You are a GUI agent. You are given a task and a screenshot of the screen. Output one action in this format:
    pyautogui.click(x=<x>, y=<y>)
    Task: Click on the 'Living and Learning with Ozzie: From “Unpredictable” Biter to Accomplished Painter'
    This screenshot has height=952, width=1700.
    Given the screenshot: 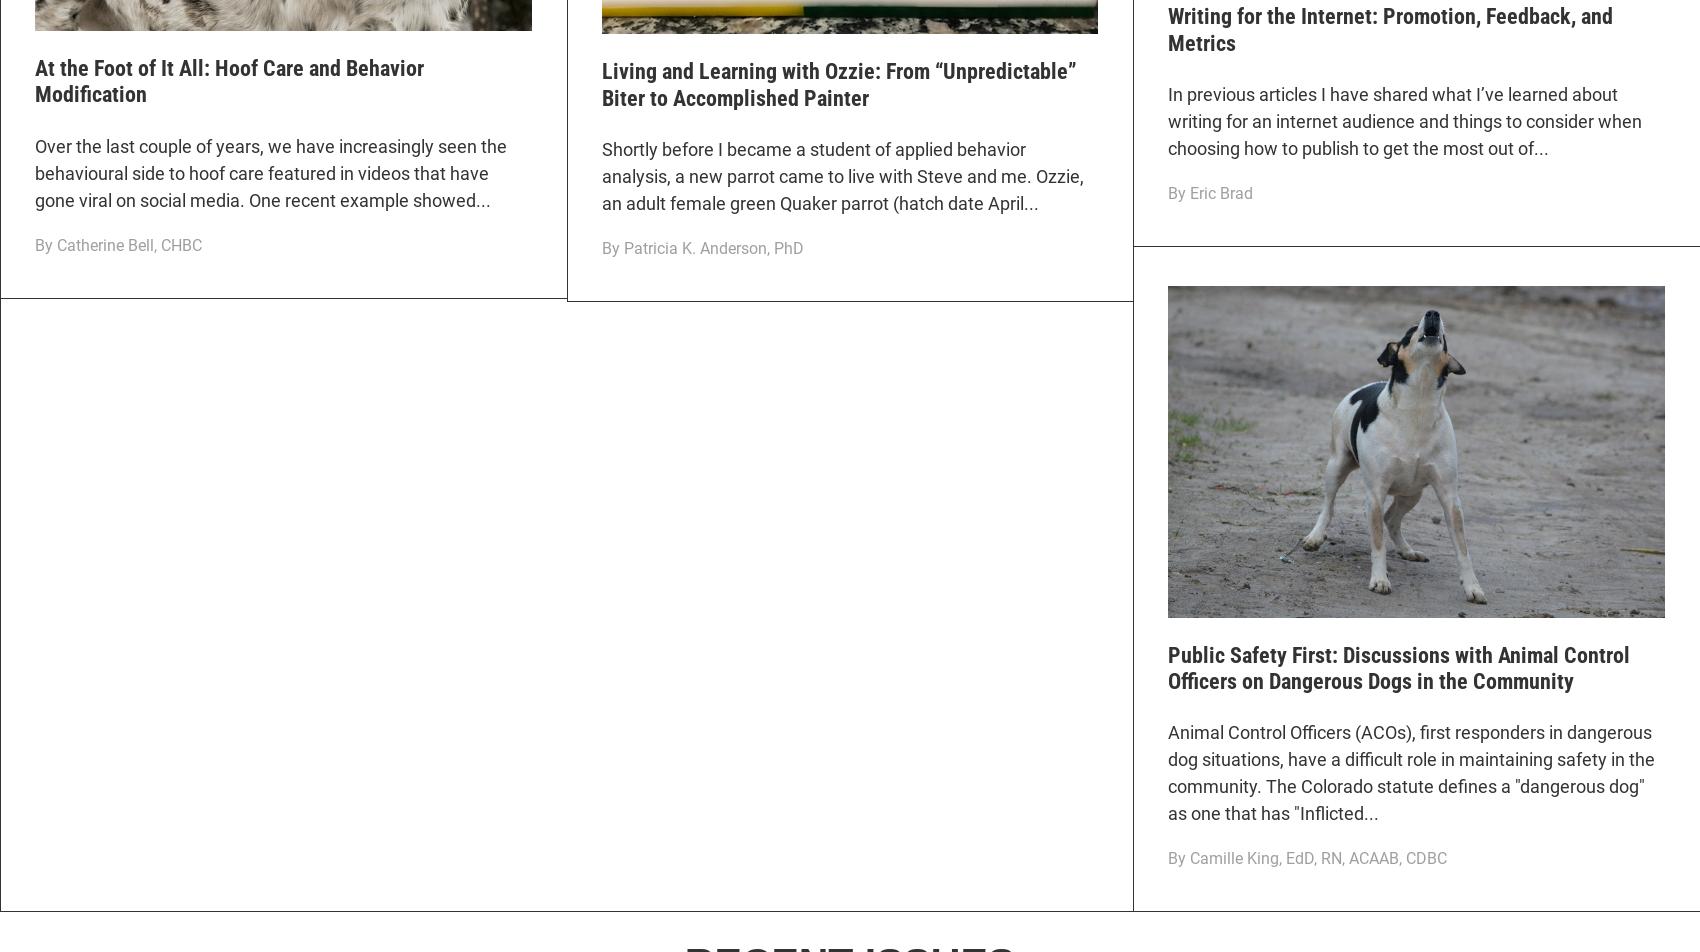 What is the action you would take?
    pyautogui.click(x=837, y=84)
    